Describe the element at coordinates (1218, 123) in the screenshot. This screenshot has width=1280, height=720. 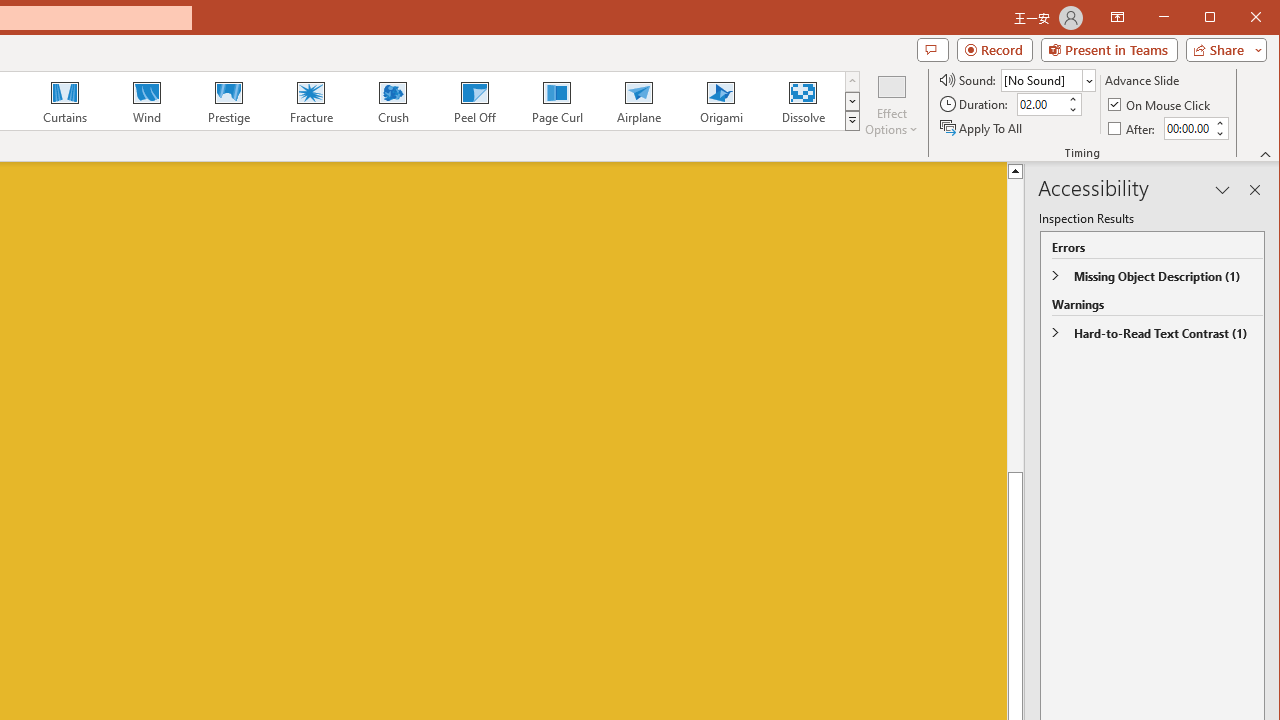
I see `'More'` at that location.